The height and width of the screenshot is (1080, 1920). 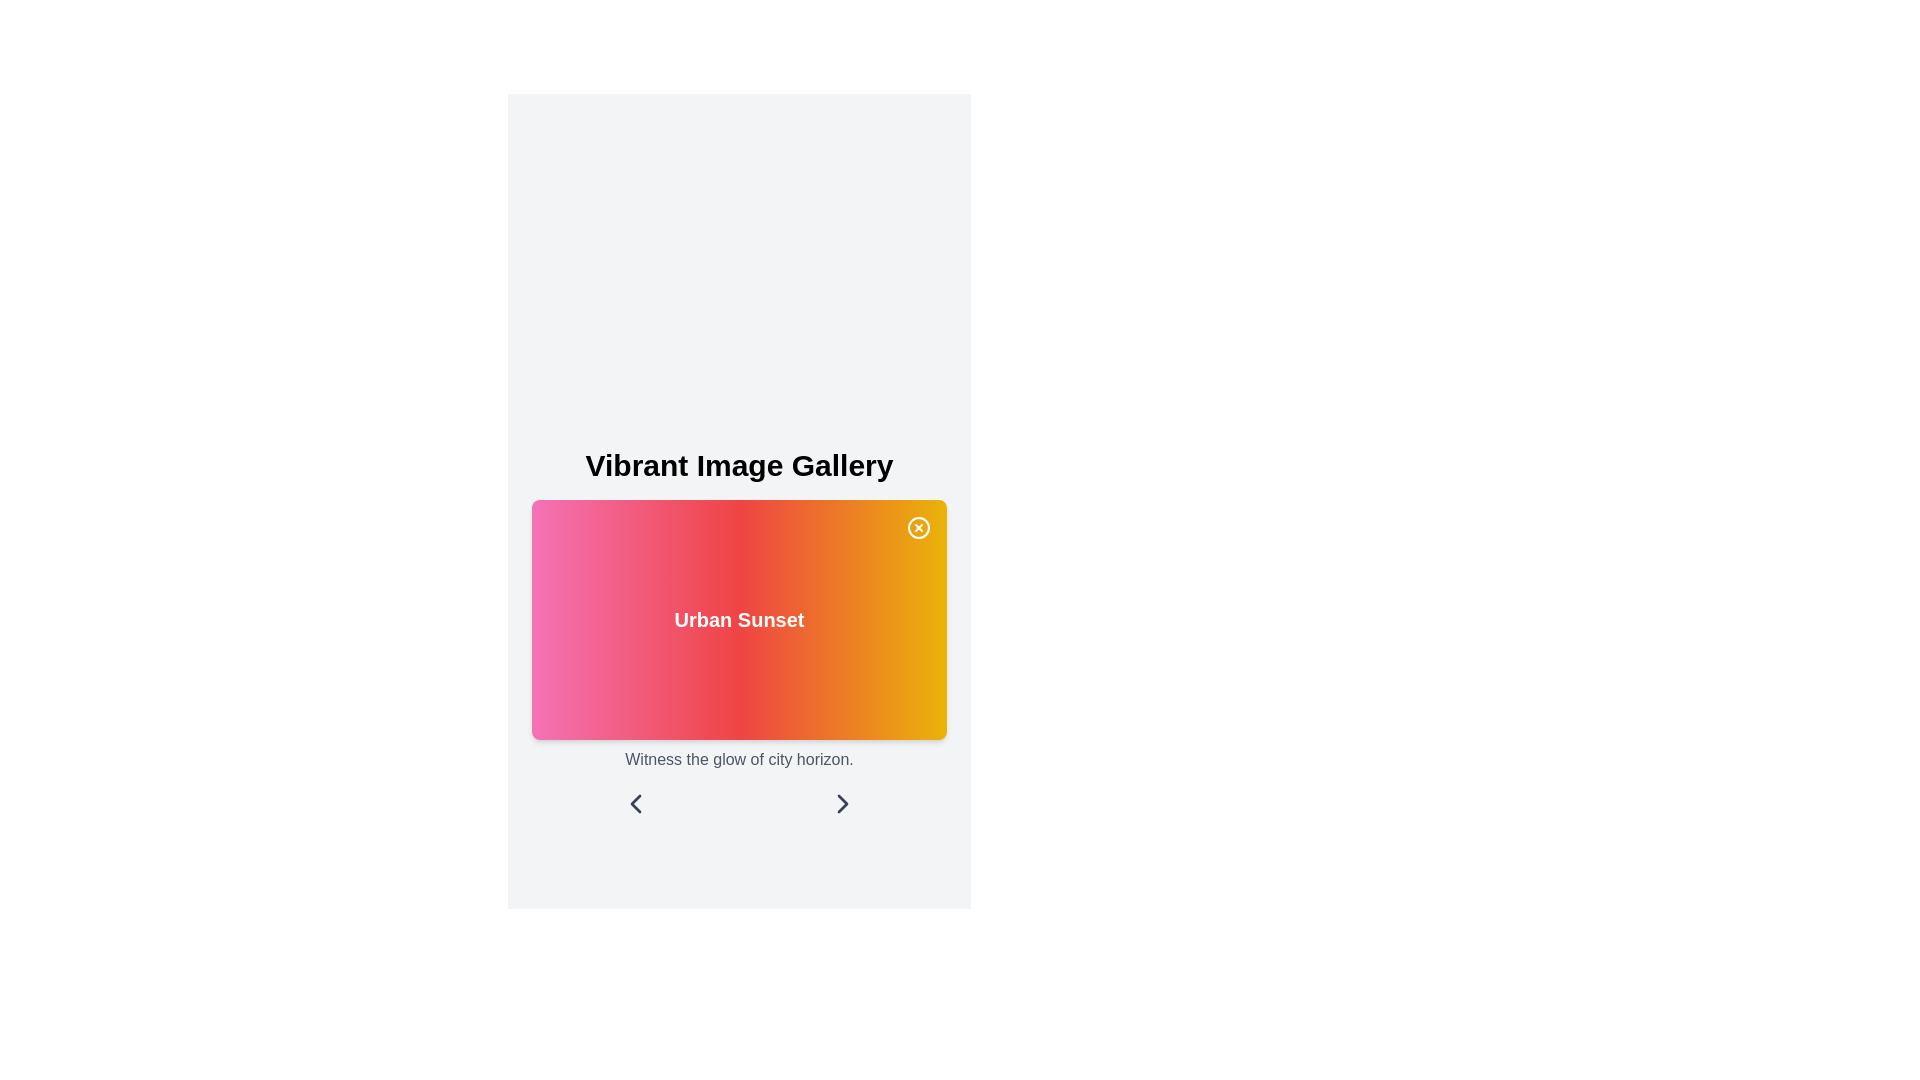 I want to click on the leftward arrow icon button with dark color and rounded edges located near the bottom-left corner of the interface, so click(x=634, y=802).